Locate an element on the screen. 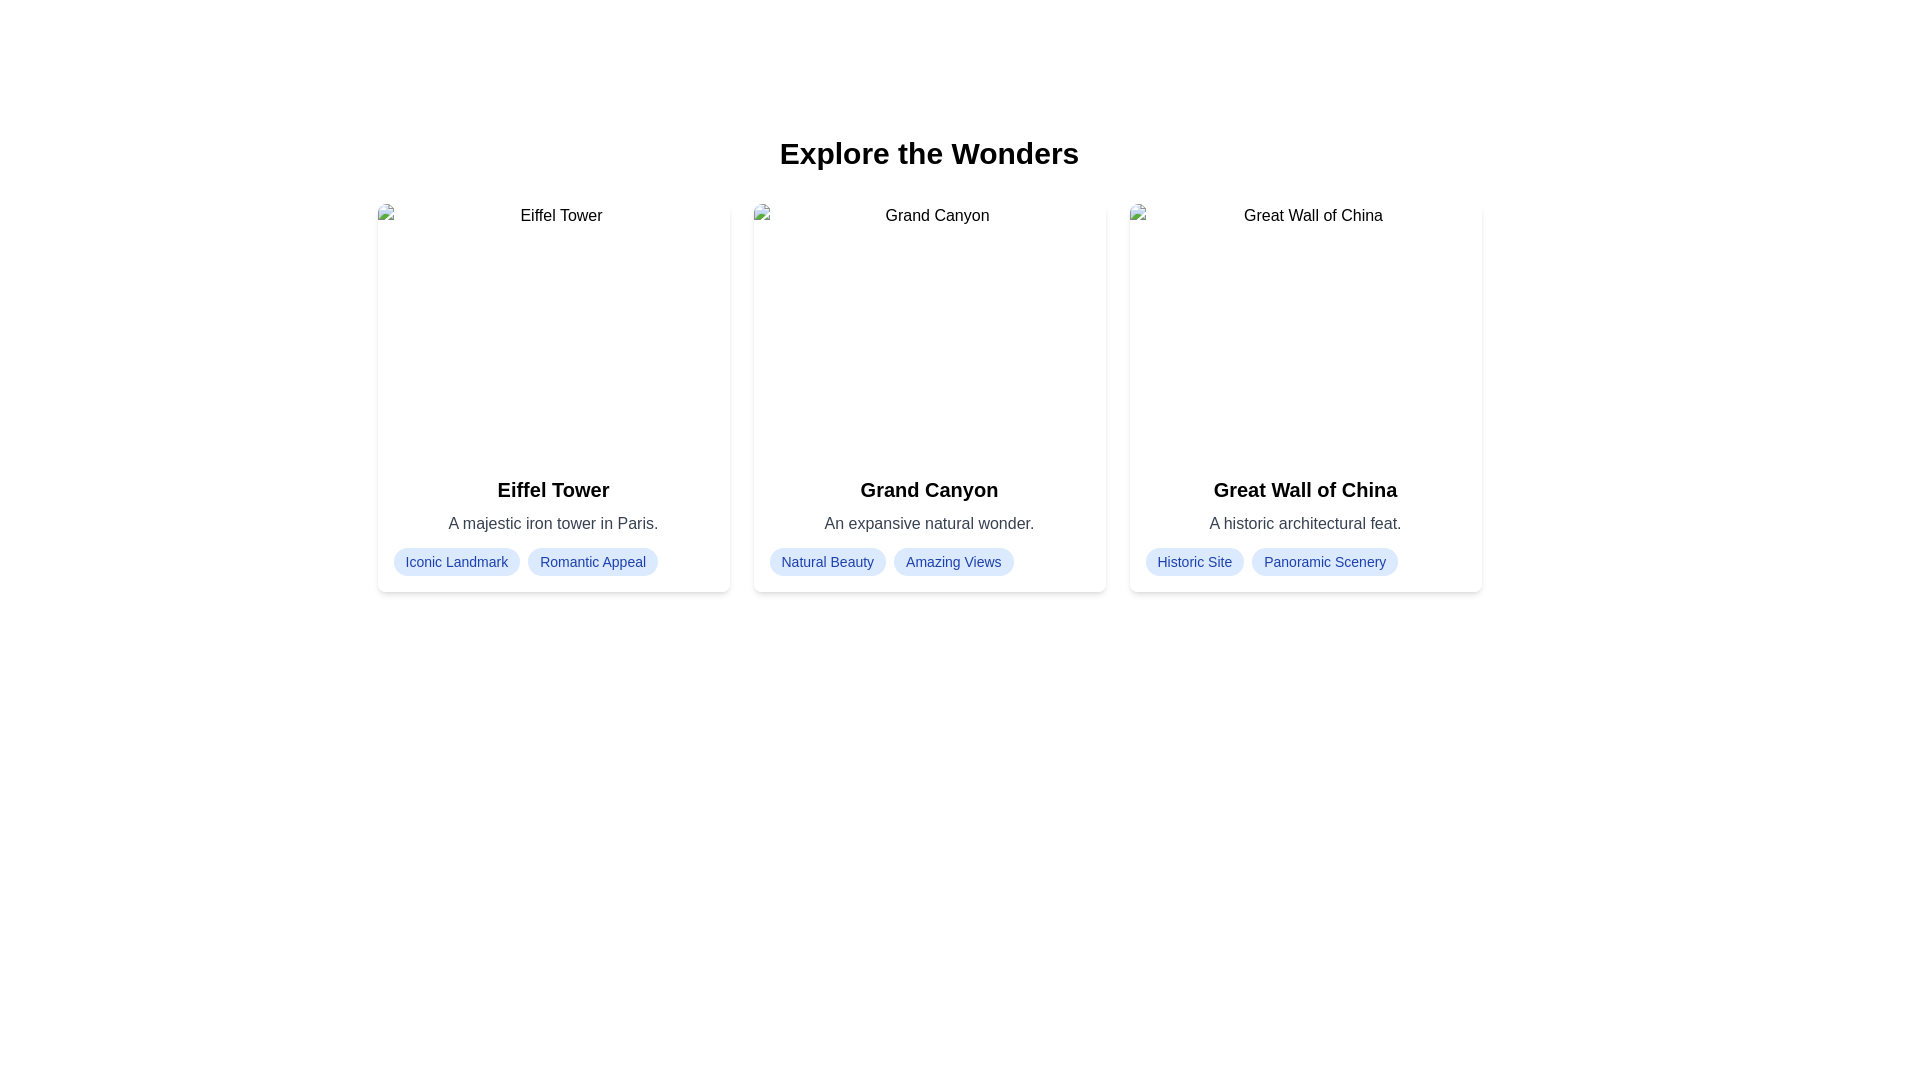 Image resolution: width=1920 pixels, height=1080 pixels. displayed text 'Eiffel Tower' from the bold text label located at the top center of the descriptive card is located at coordinates (553, 489).